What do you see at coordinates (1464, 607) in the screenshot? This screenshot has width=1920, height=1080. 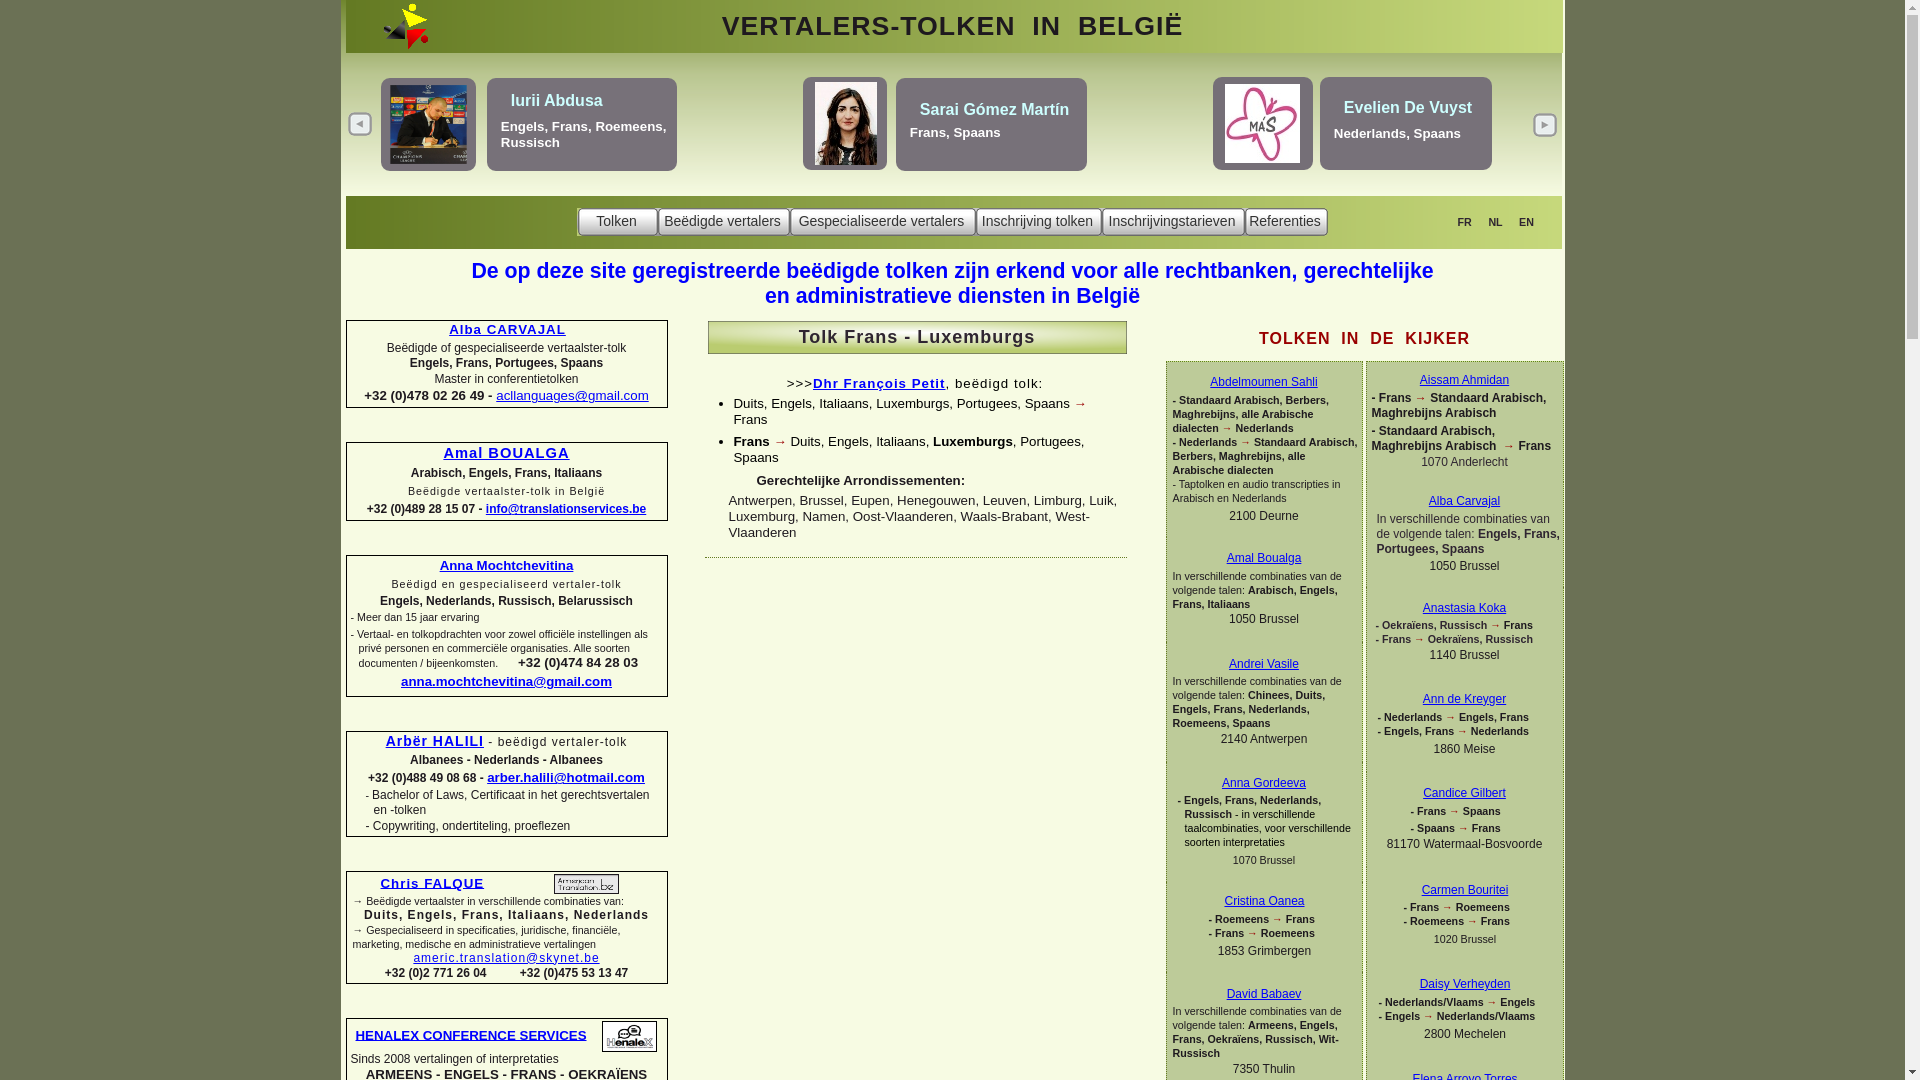 I see `'Anastasia Koka'` at bounding box center [1464, 607].